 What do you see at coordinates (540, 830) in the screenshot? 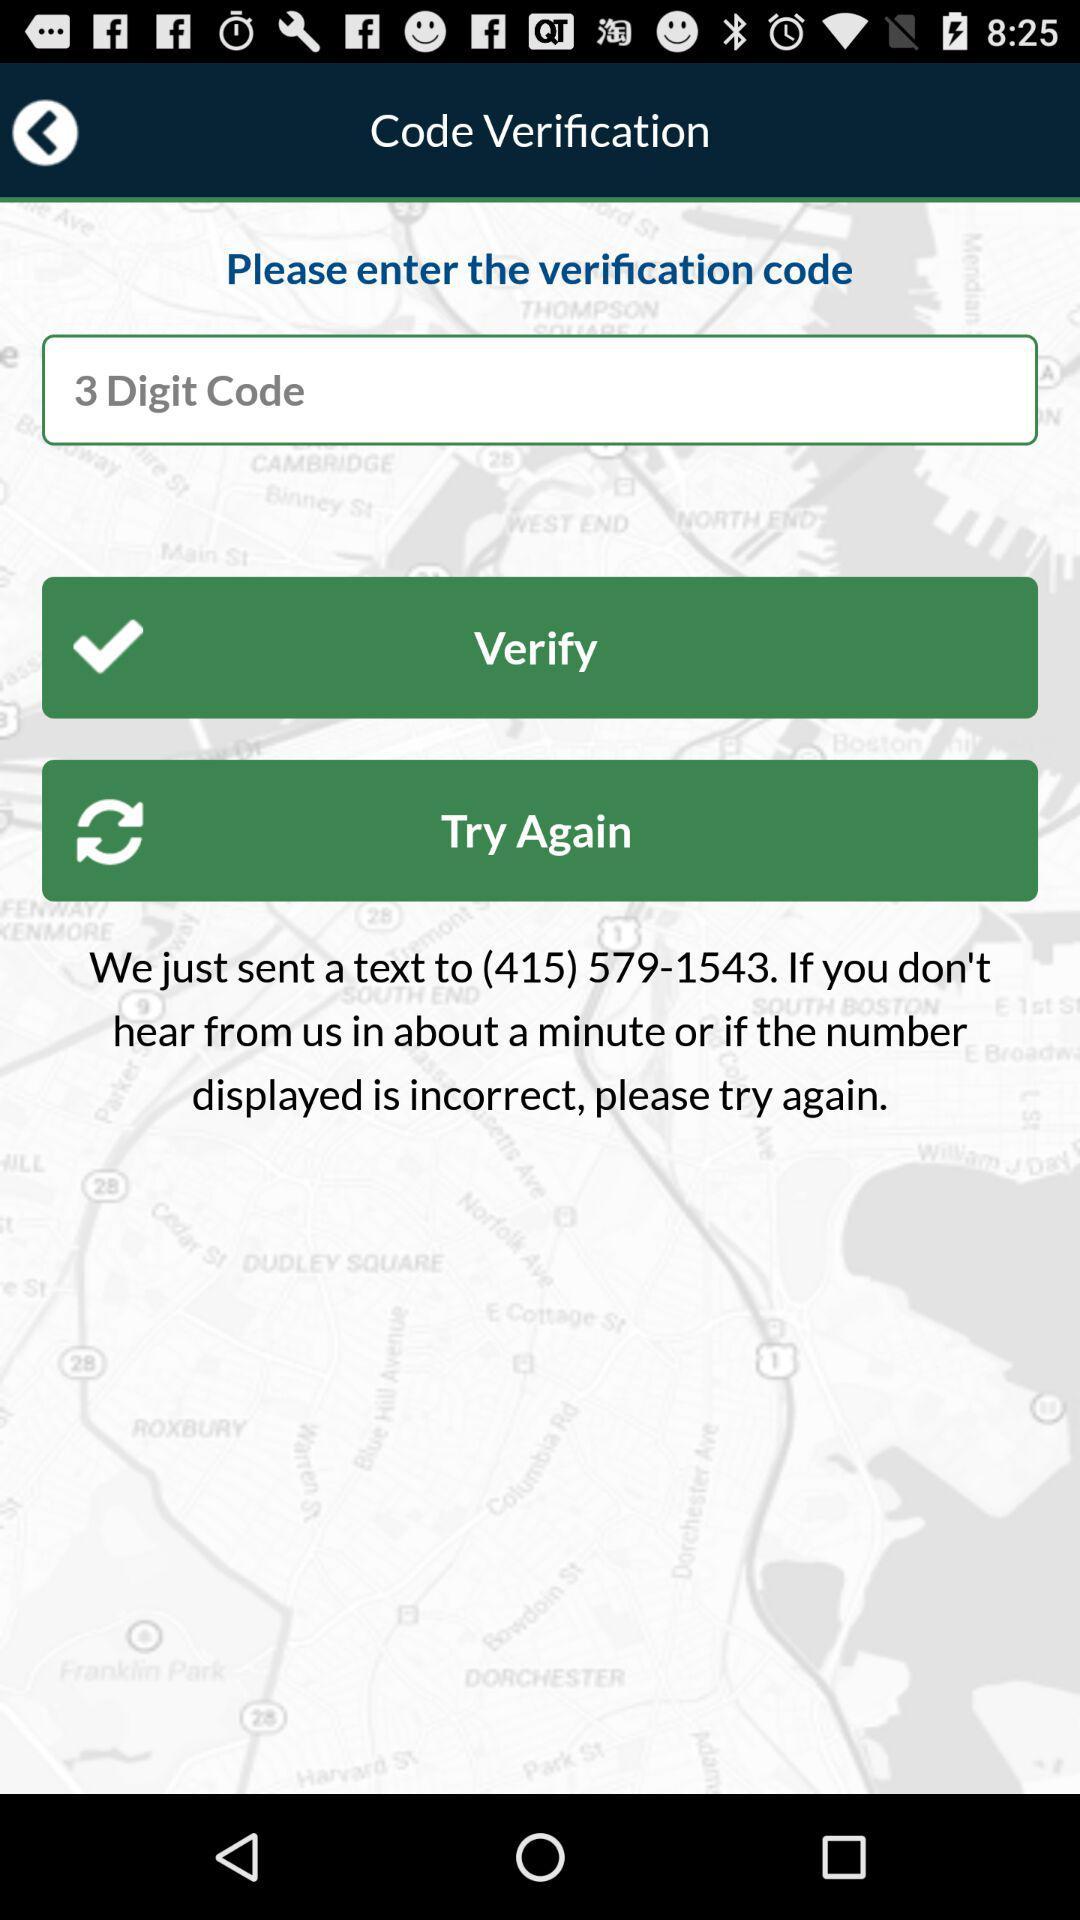
I see `the try again icon` at bounding box center [540, 830].